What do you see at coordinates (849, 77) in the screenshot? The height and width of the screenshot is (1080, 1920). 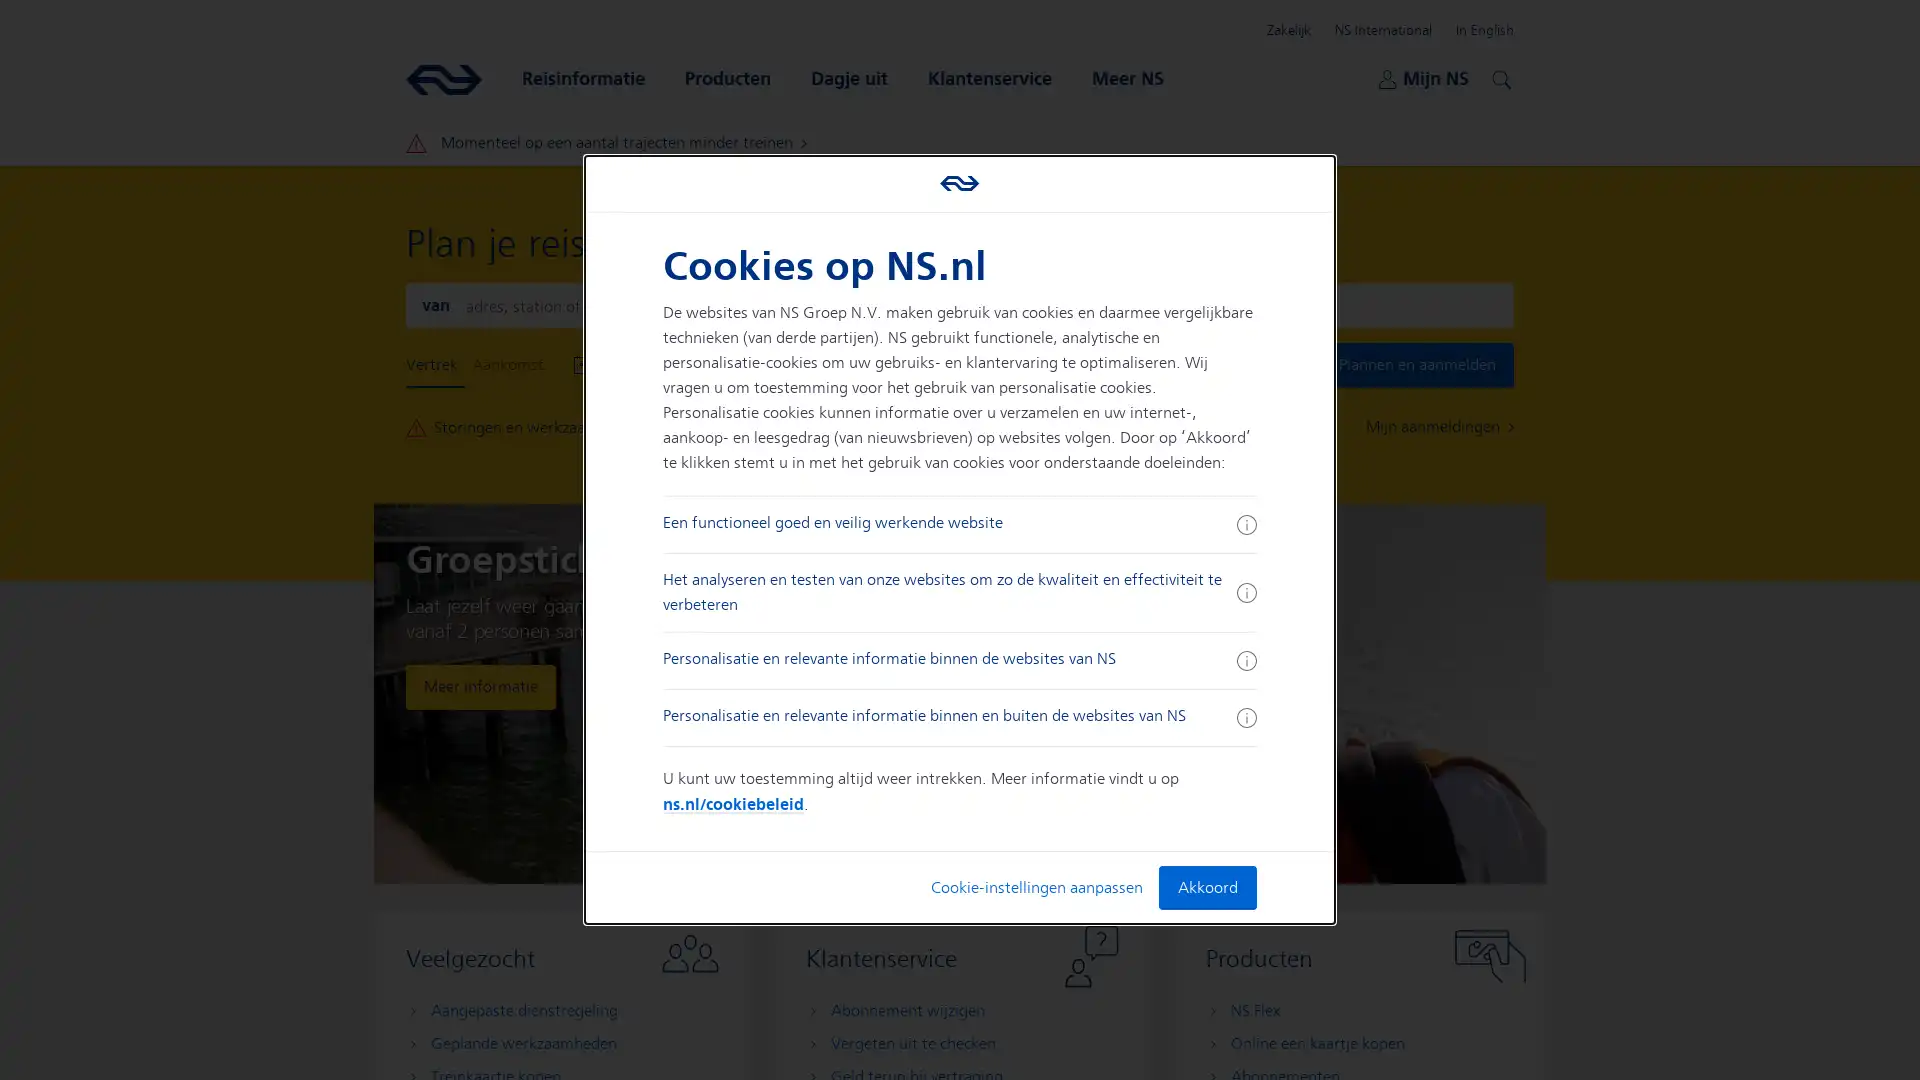 I see `Dagje uit Open submenu` at bounding box center [849, 77].